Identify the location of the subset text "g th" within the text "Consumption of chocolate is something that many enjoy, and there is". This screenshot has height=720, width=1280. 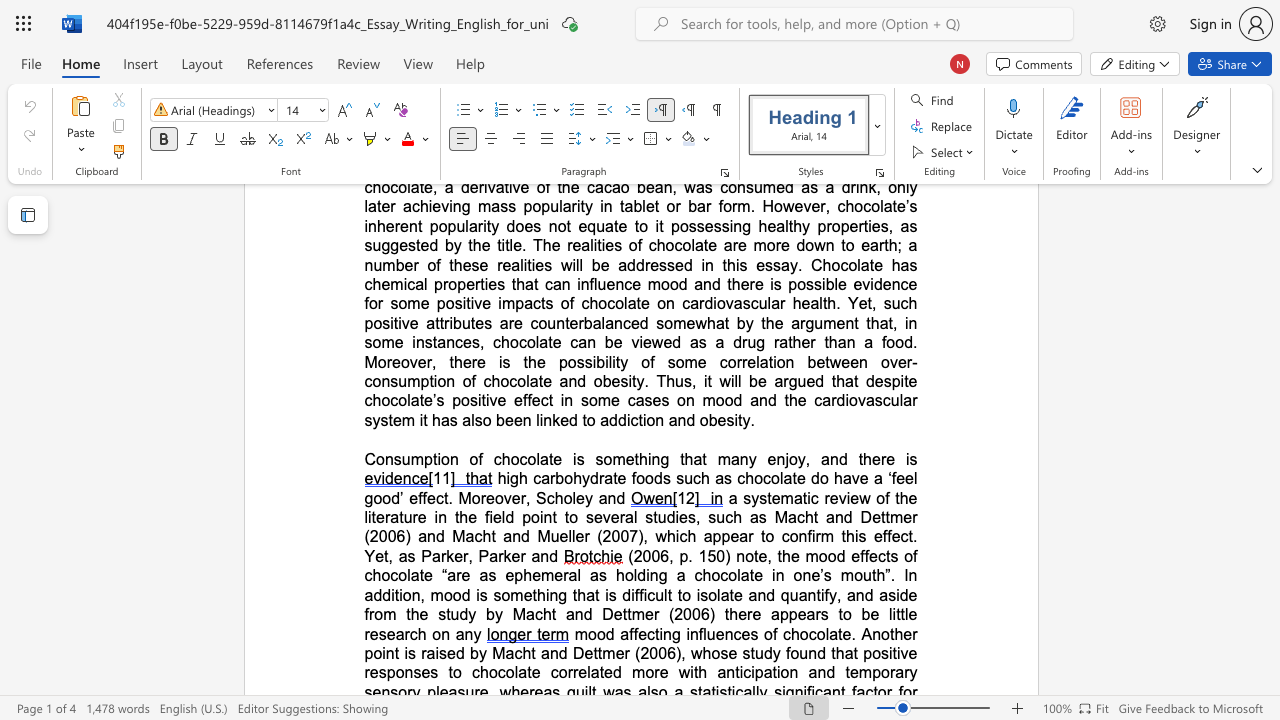
(660, 459).